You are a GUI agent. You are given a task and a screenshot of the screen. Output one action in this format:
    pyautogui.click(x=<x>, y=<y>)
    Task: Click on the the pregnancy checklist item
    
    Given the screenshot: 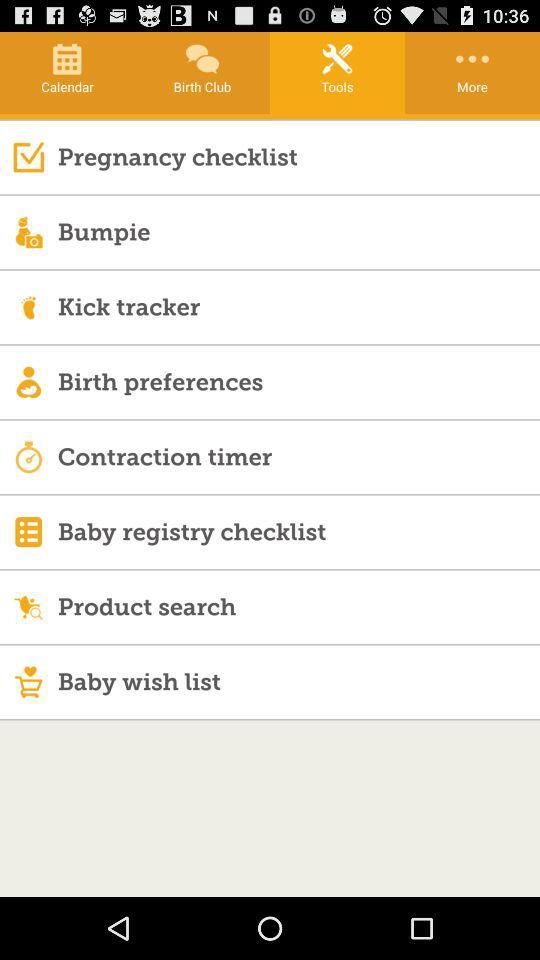 What is the action you would take?
    pyautogui.click(x=297, y=155)
    